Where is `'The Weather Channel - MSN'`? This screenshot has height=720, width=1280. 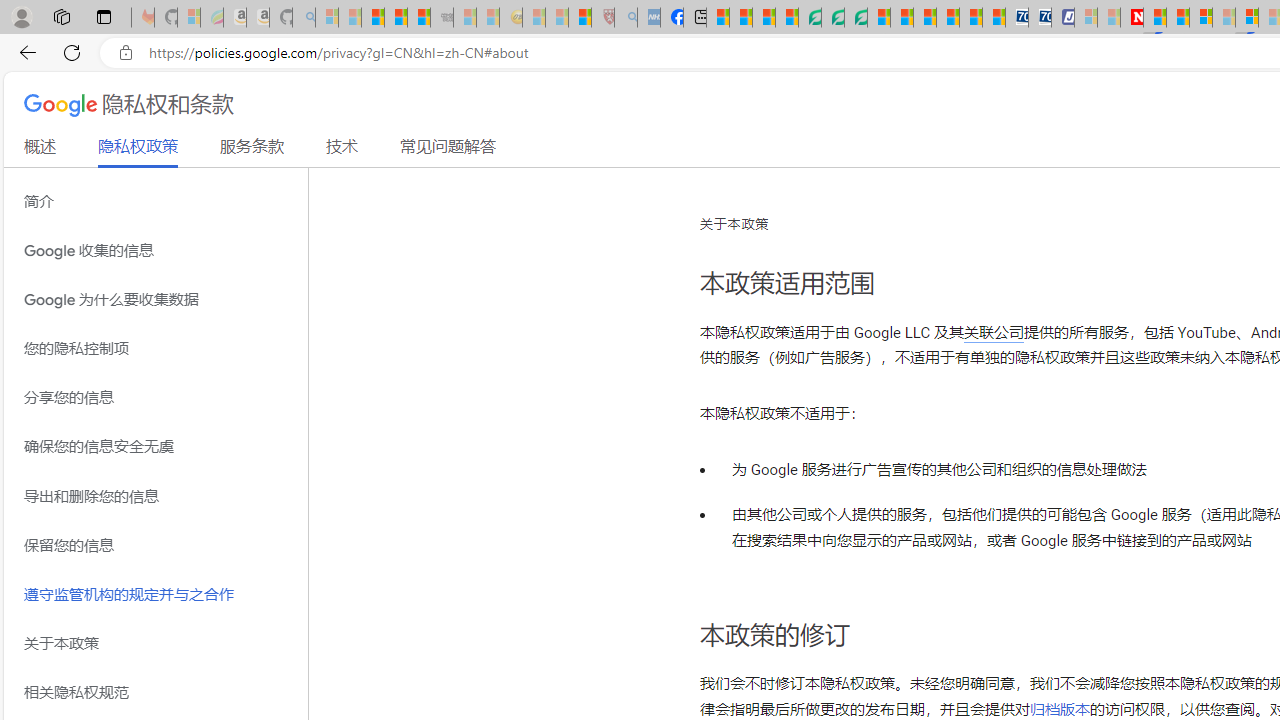
'The Weather Channel - MSN' is located at coordinates (373, 17).